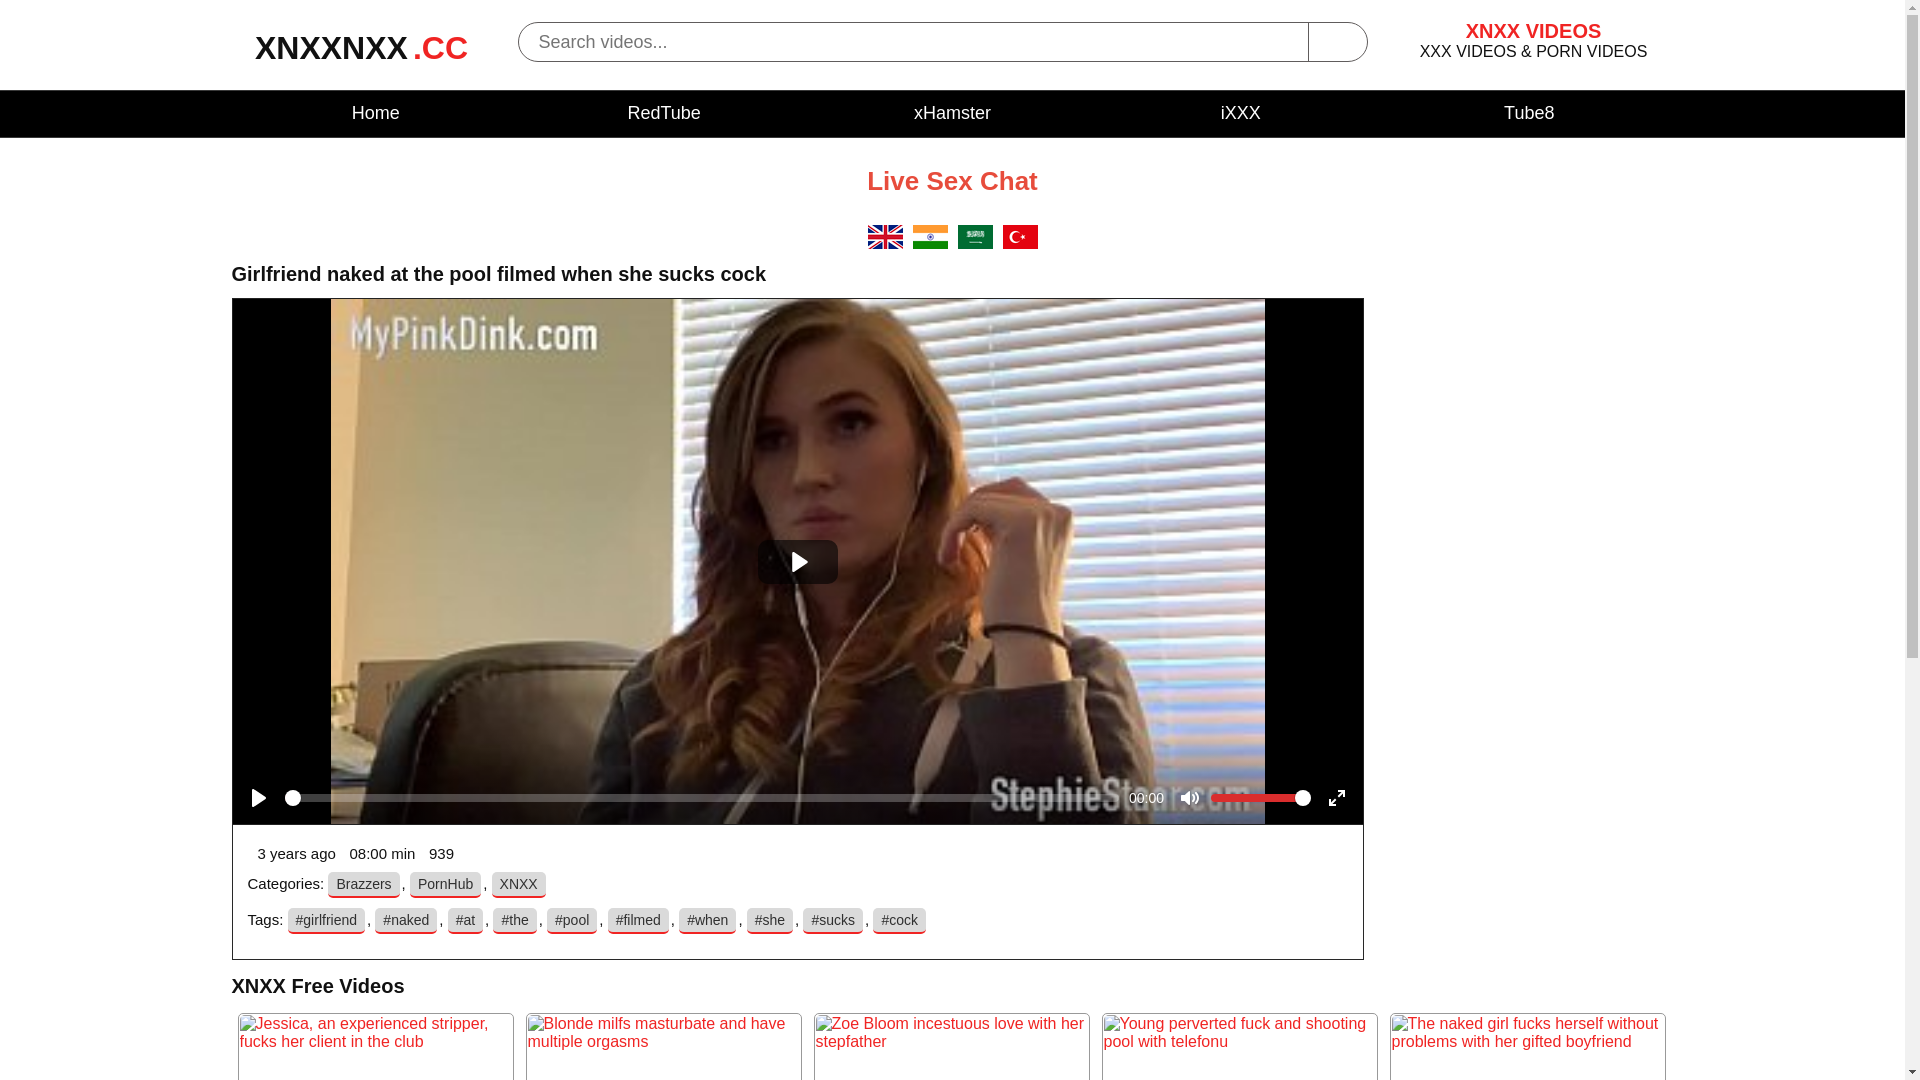  I want to click on '#filmed', so click(637, 921).